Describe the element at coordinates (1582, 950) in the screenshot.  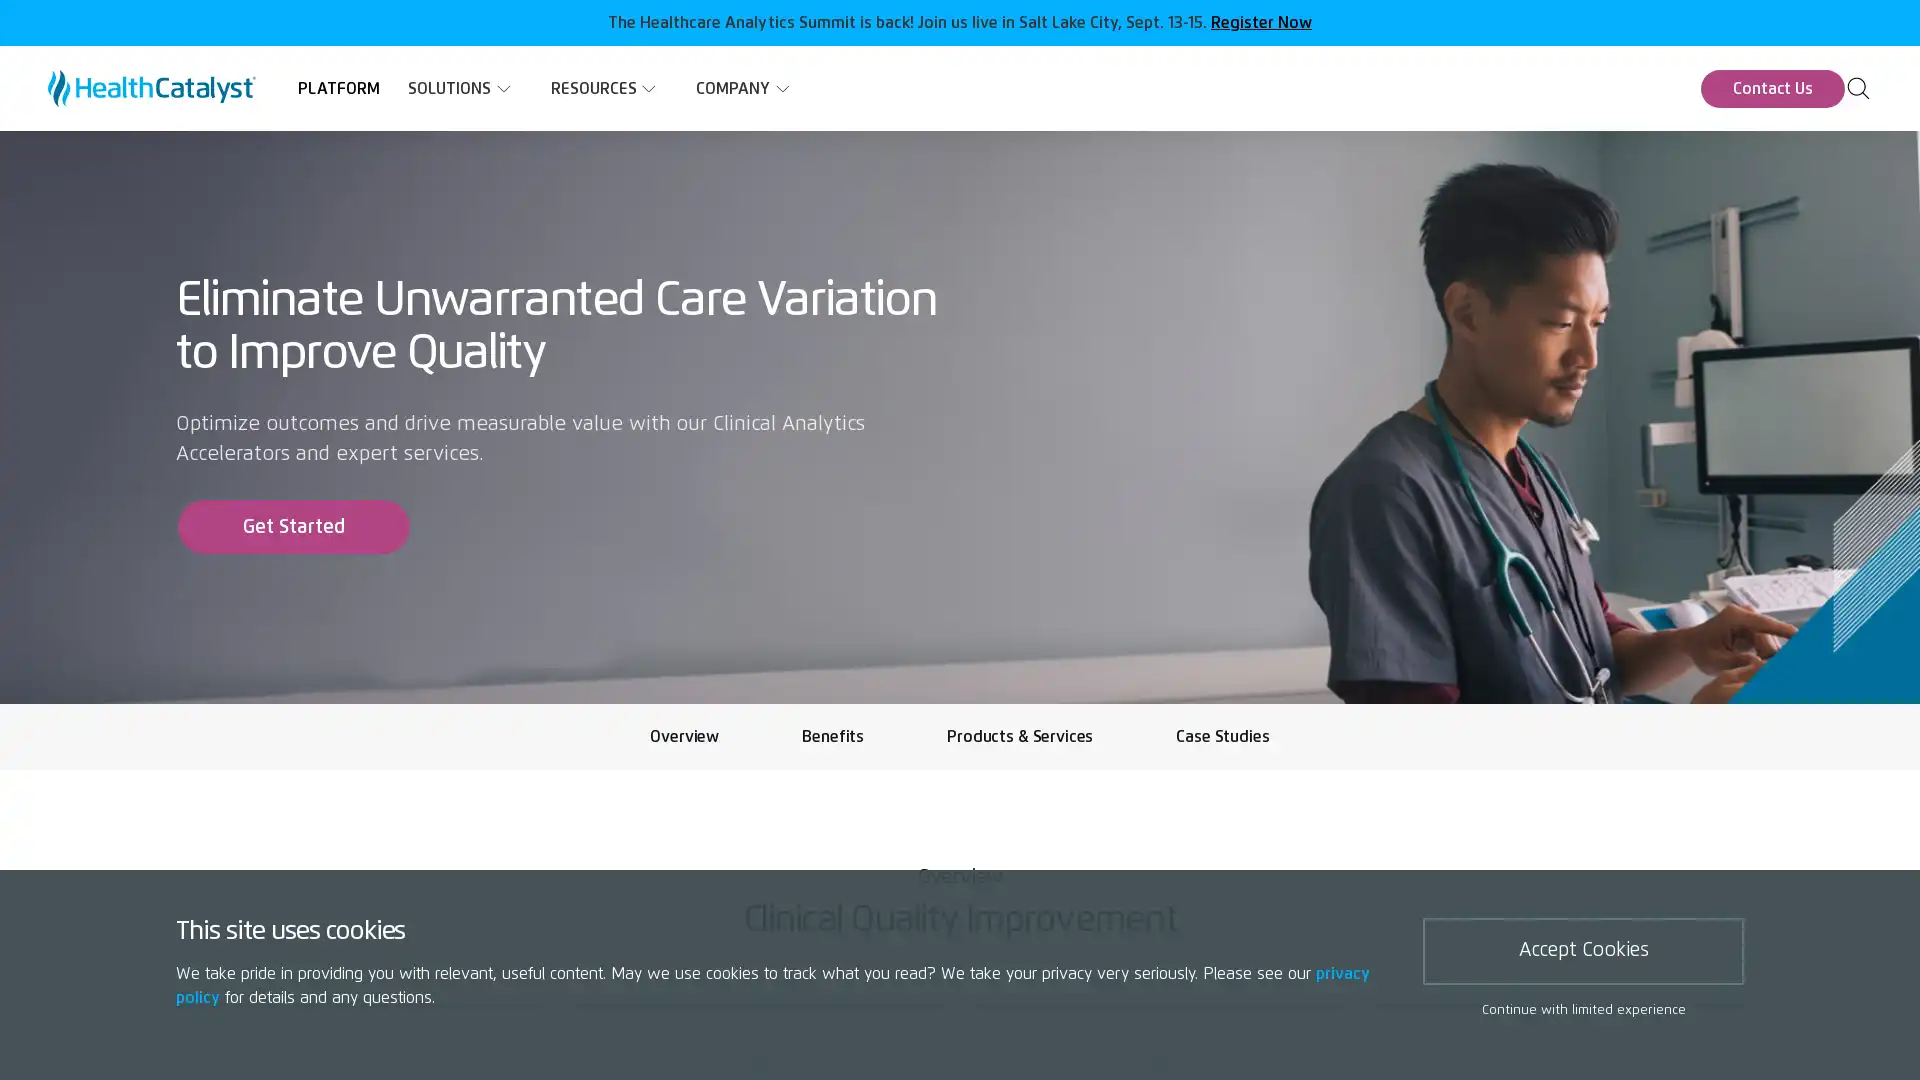
I see `Accept Cookies` at that location.